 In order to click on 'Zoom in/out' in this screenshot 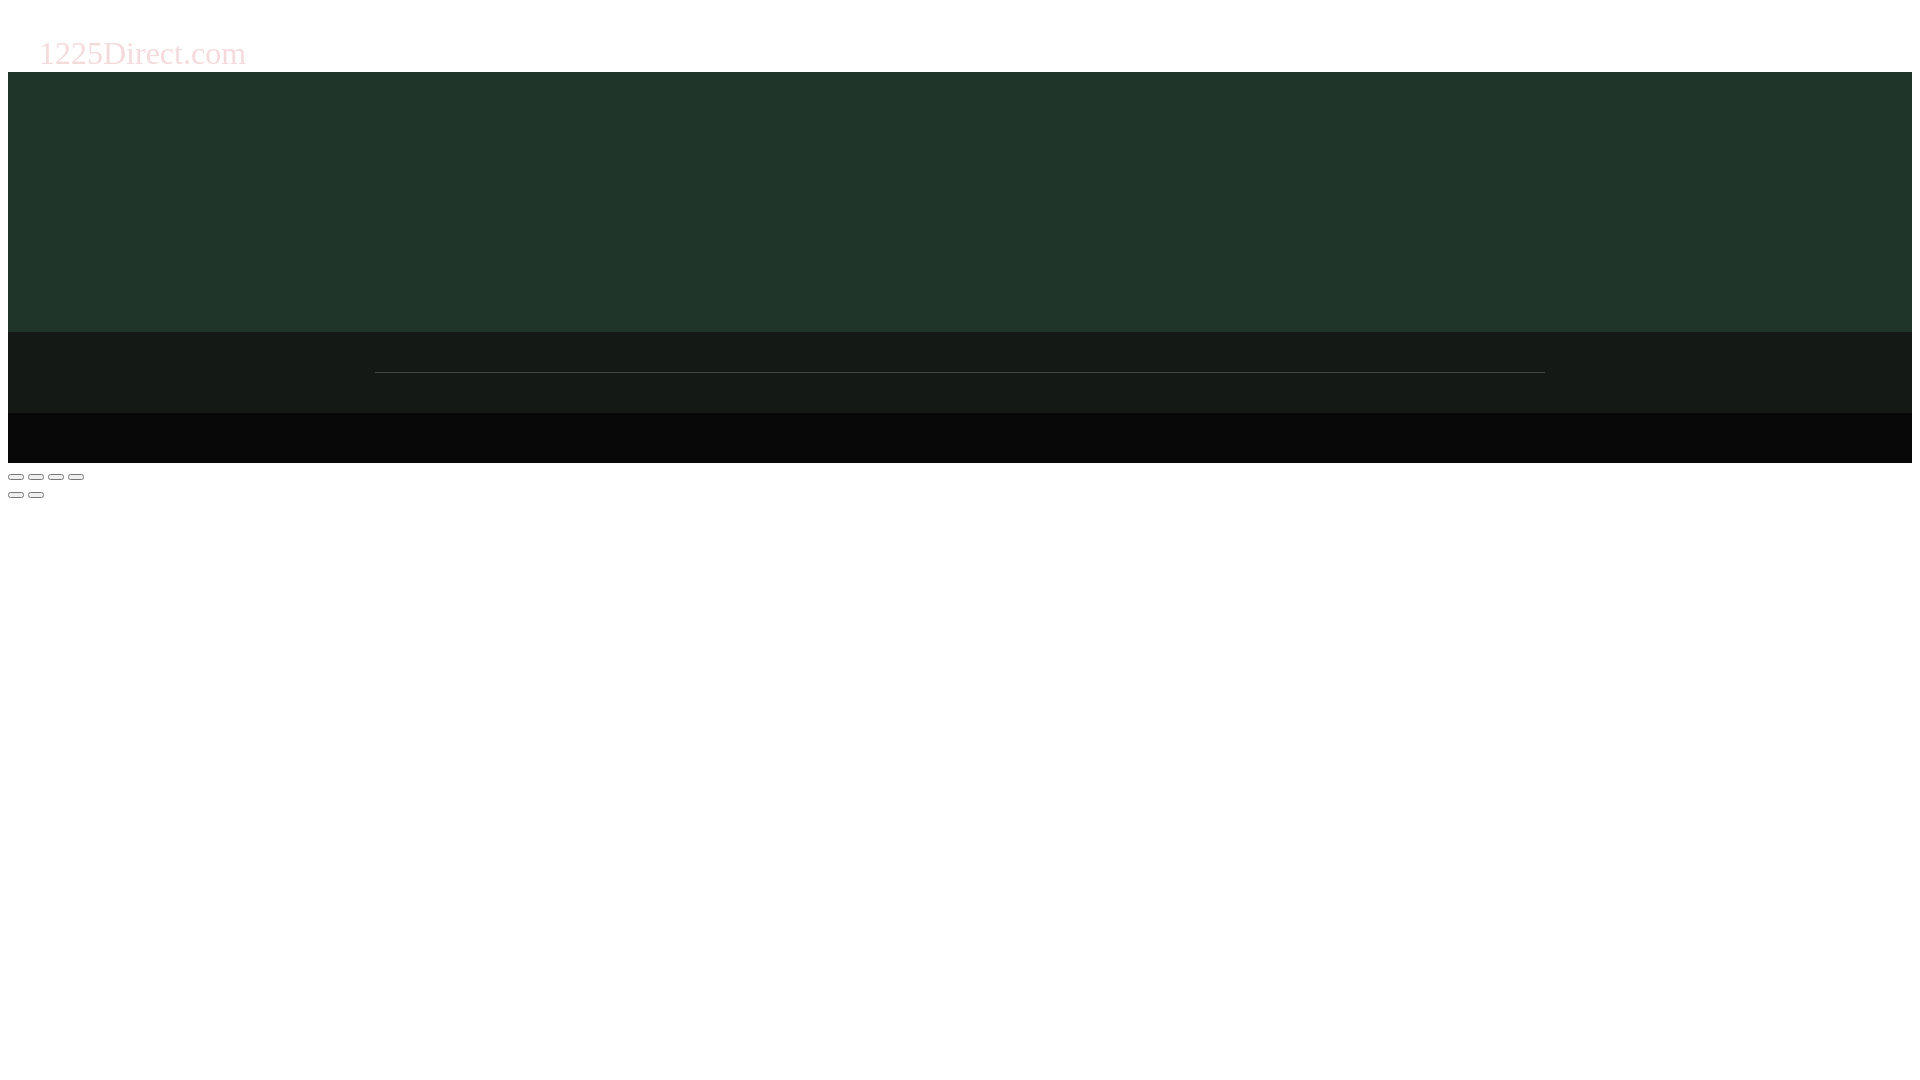, I will do `click(67, 477)`.